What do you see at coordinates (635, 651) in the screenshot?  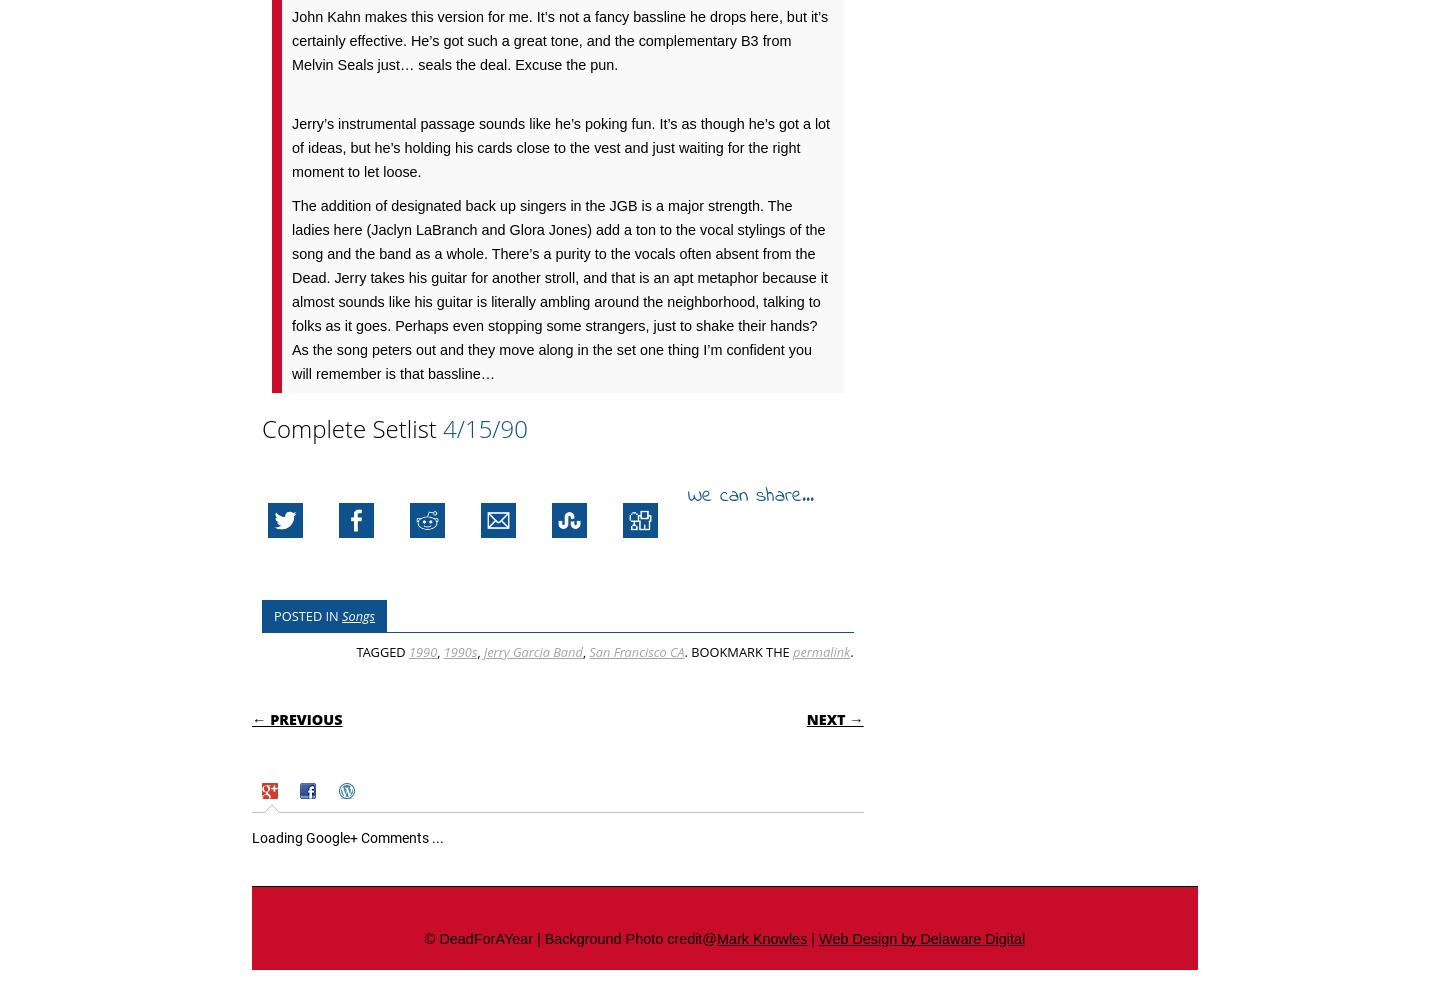 I see `'San Francisco CA'` at bounding box center [635, 651].